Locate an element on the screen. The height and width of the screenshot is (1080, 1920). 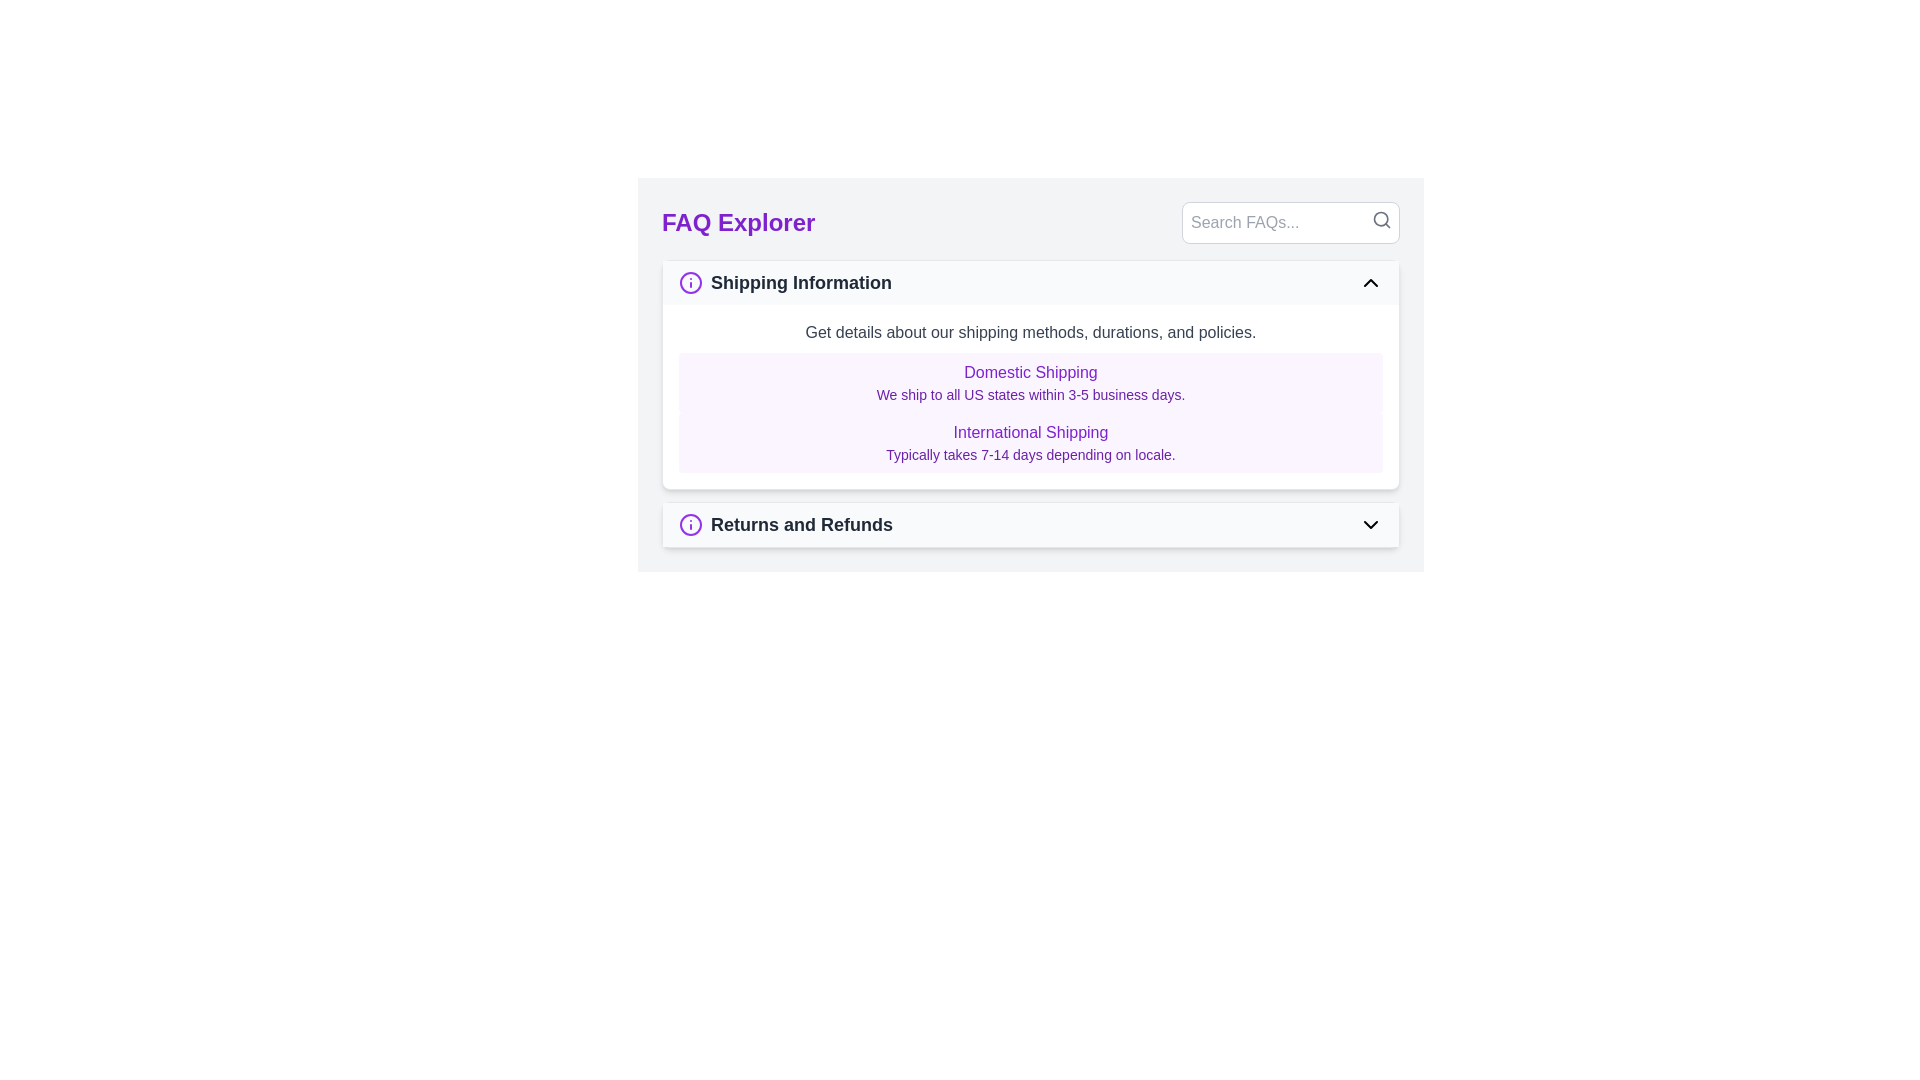
the magnifying glass icon located at the top-right corner of the search bar is located at coordinates (1381, 219).